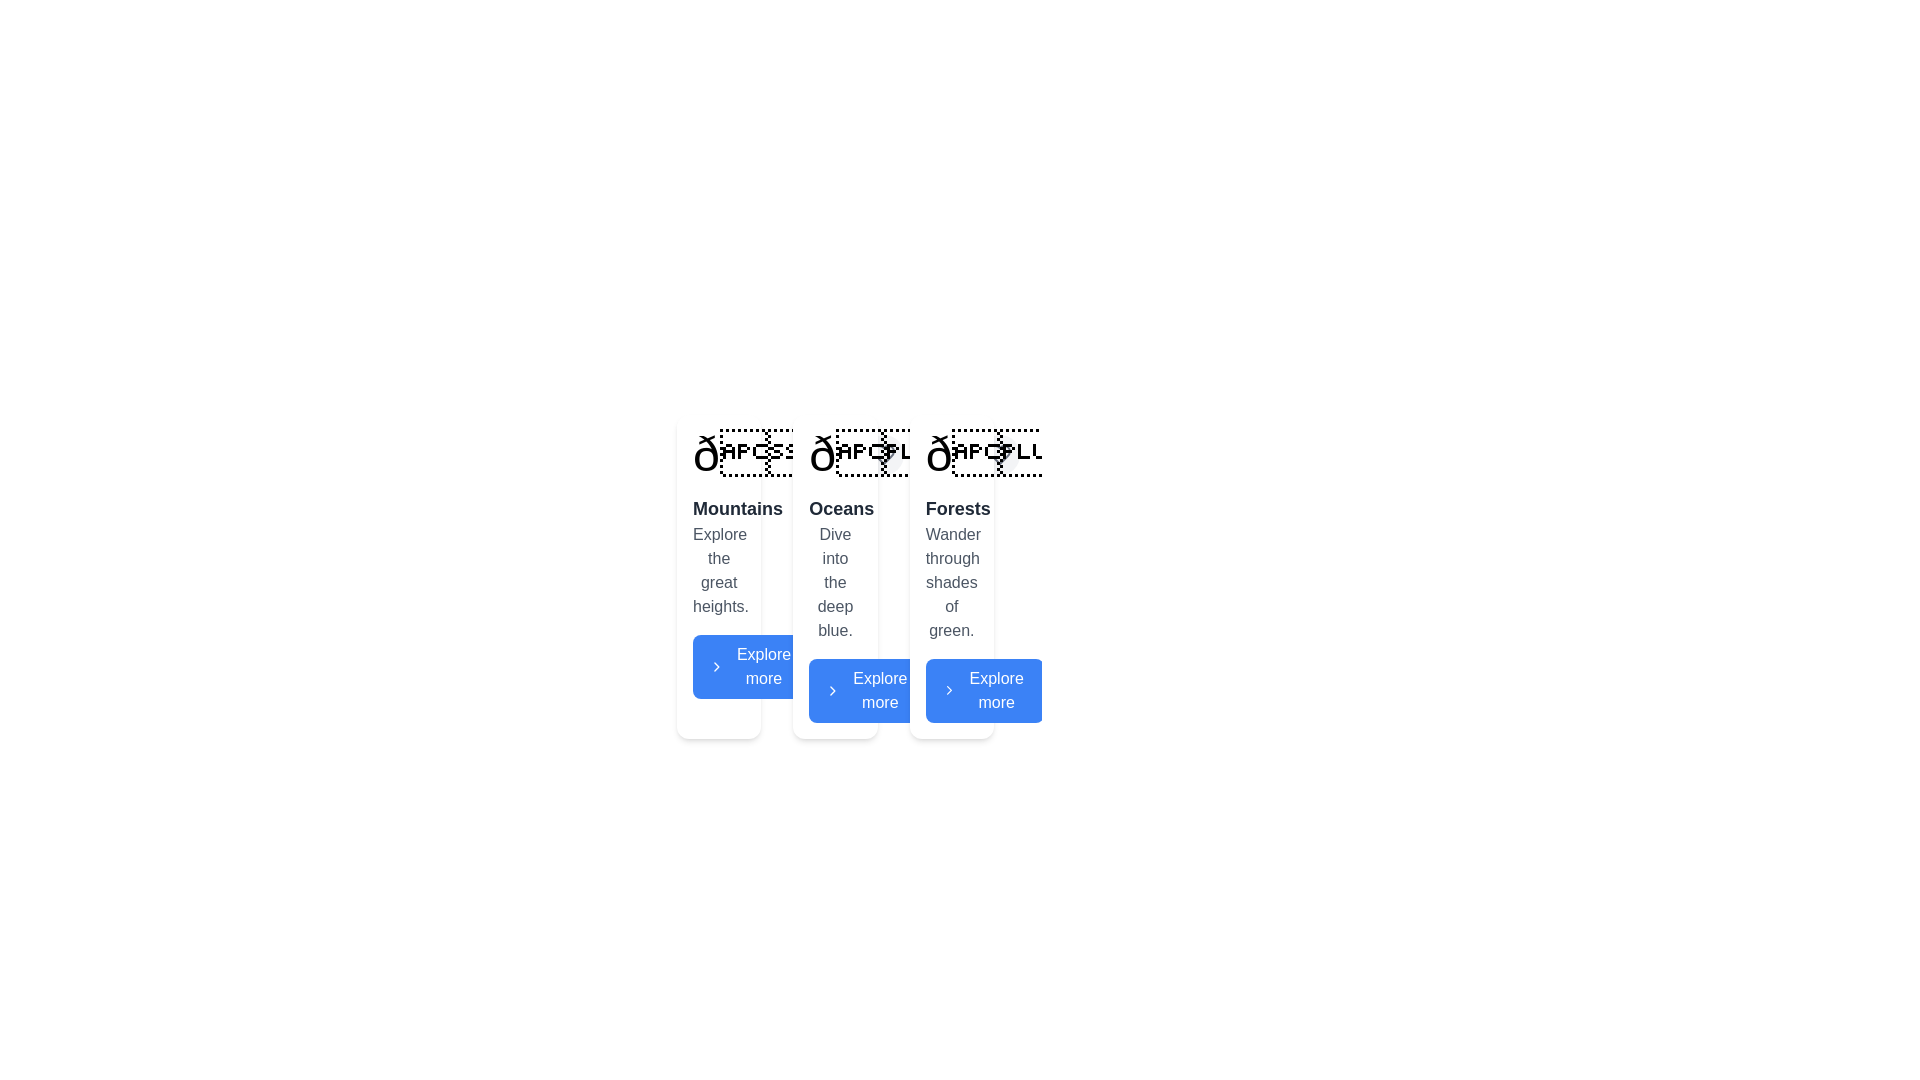 This screenshot has width=1920, height=1080. What do you see at coordinates (882, 455) in the screenshot?
I see `the heart-shaped icon within the circular button on the 'Oceans' card` at bounding box center [882, 455].